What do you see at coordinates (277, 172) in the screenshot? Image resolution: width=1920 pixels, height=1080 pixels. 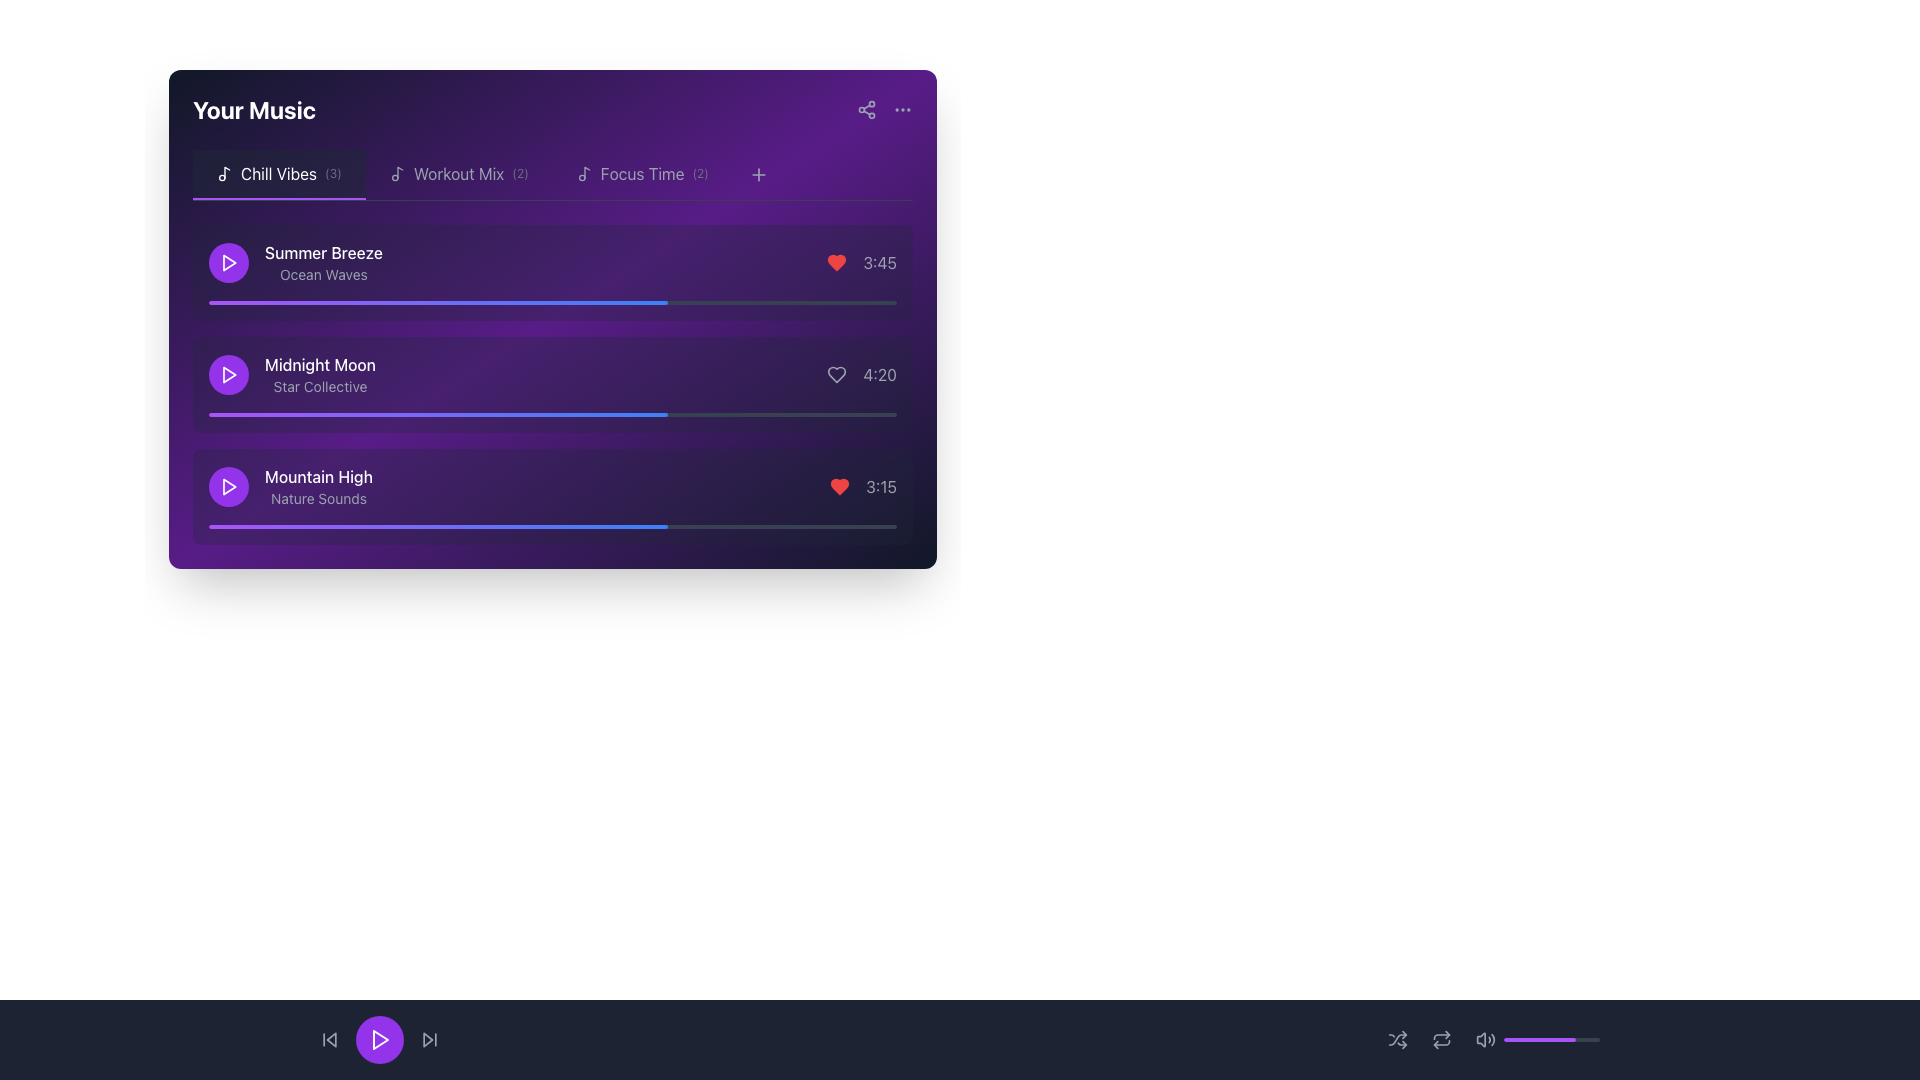 I see `text label indicating the title of the music playlist named 'Chill Vibes' located in the 'Your Music' section, which is the first text label in the tab-like navigation system` at bounding box center [277, 172].